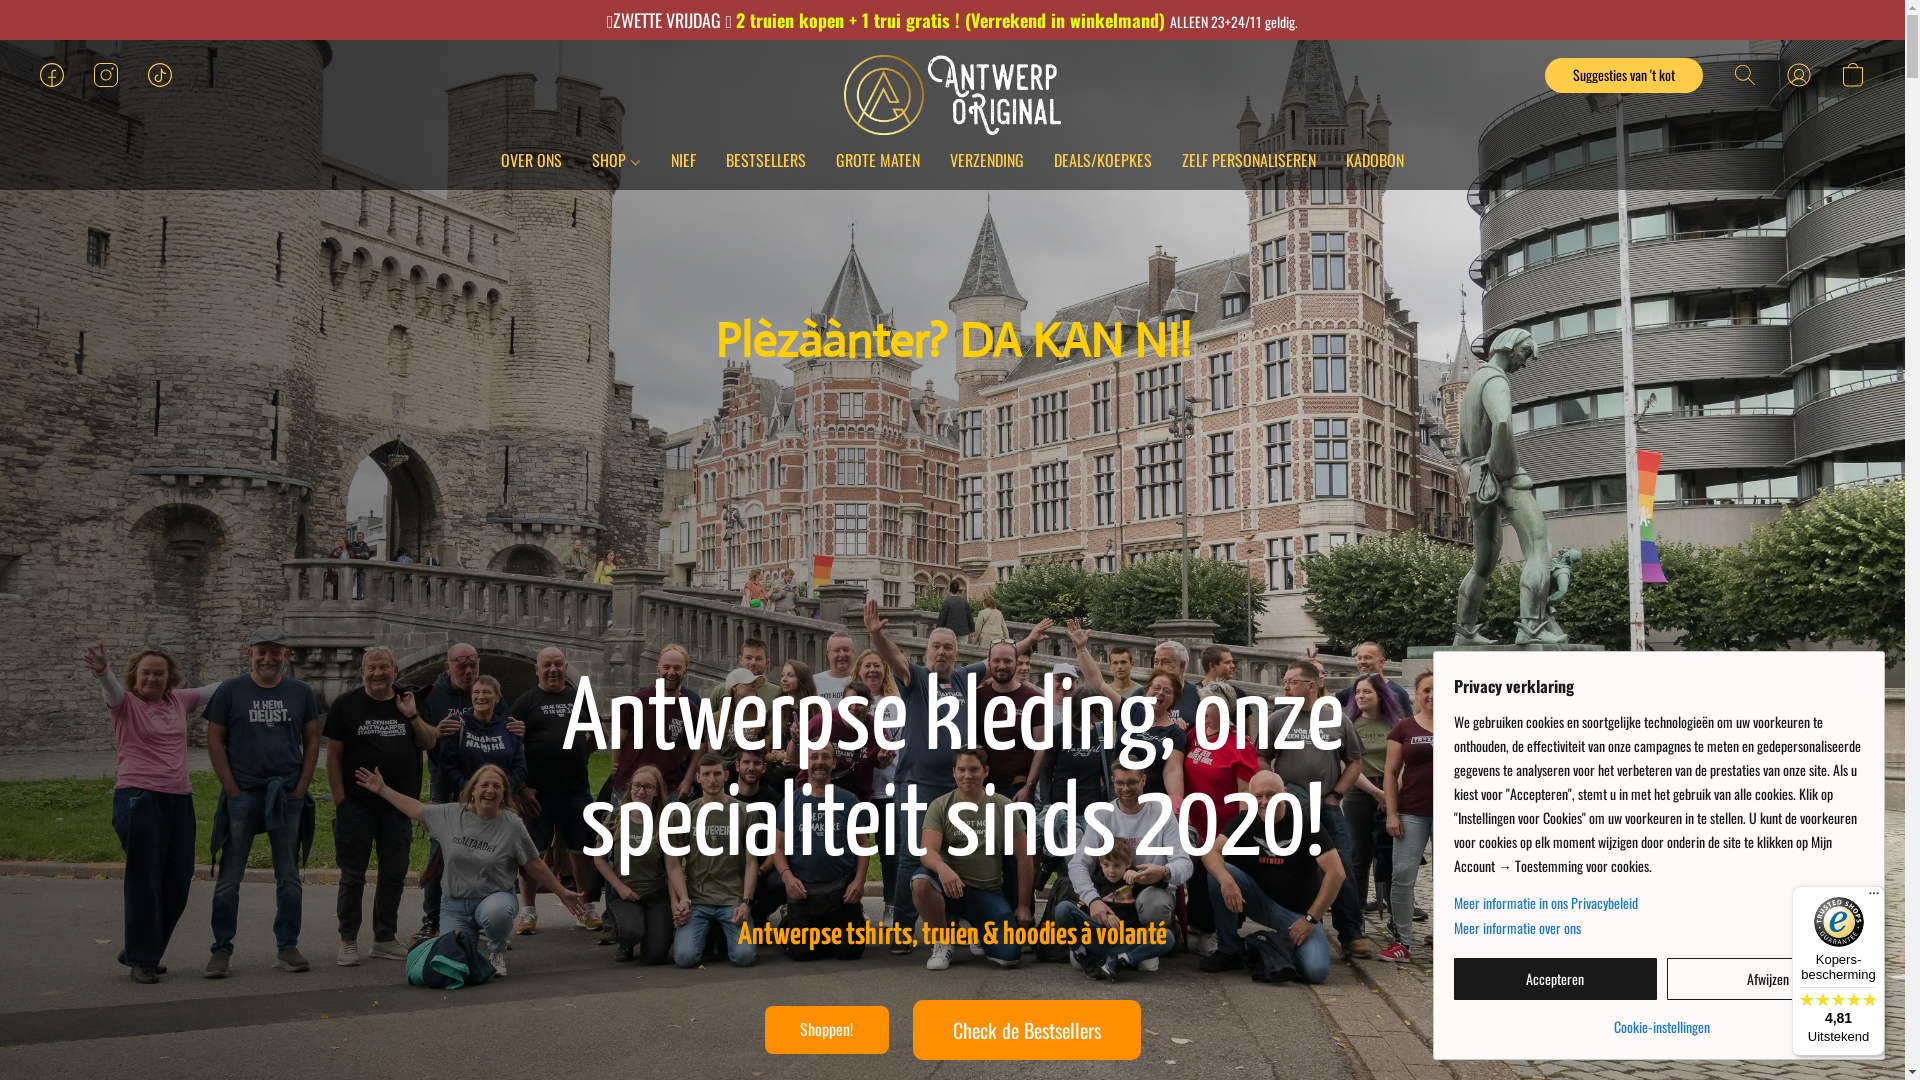 The width and height of the screenshot is (1920, 1080). I want to click on 'KADOBON', so click(1366, 158).